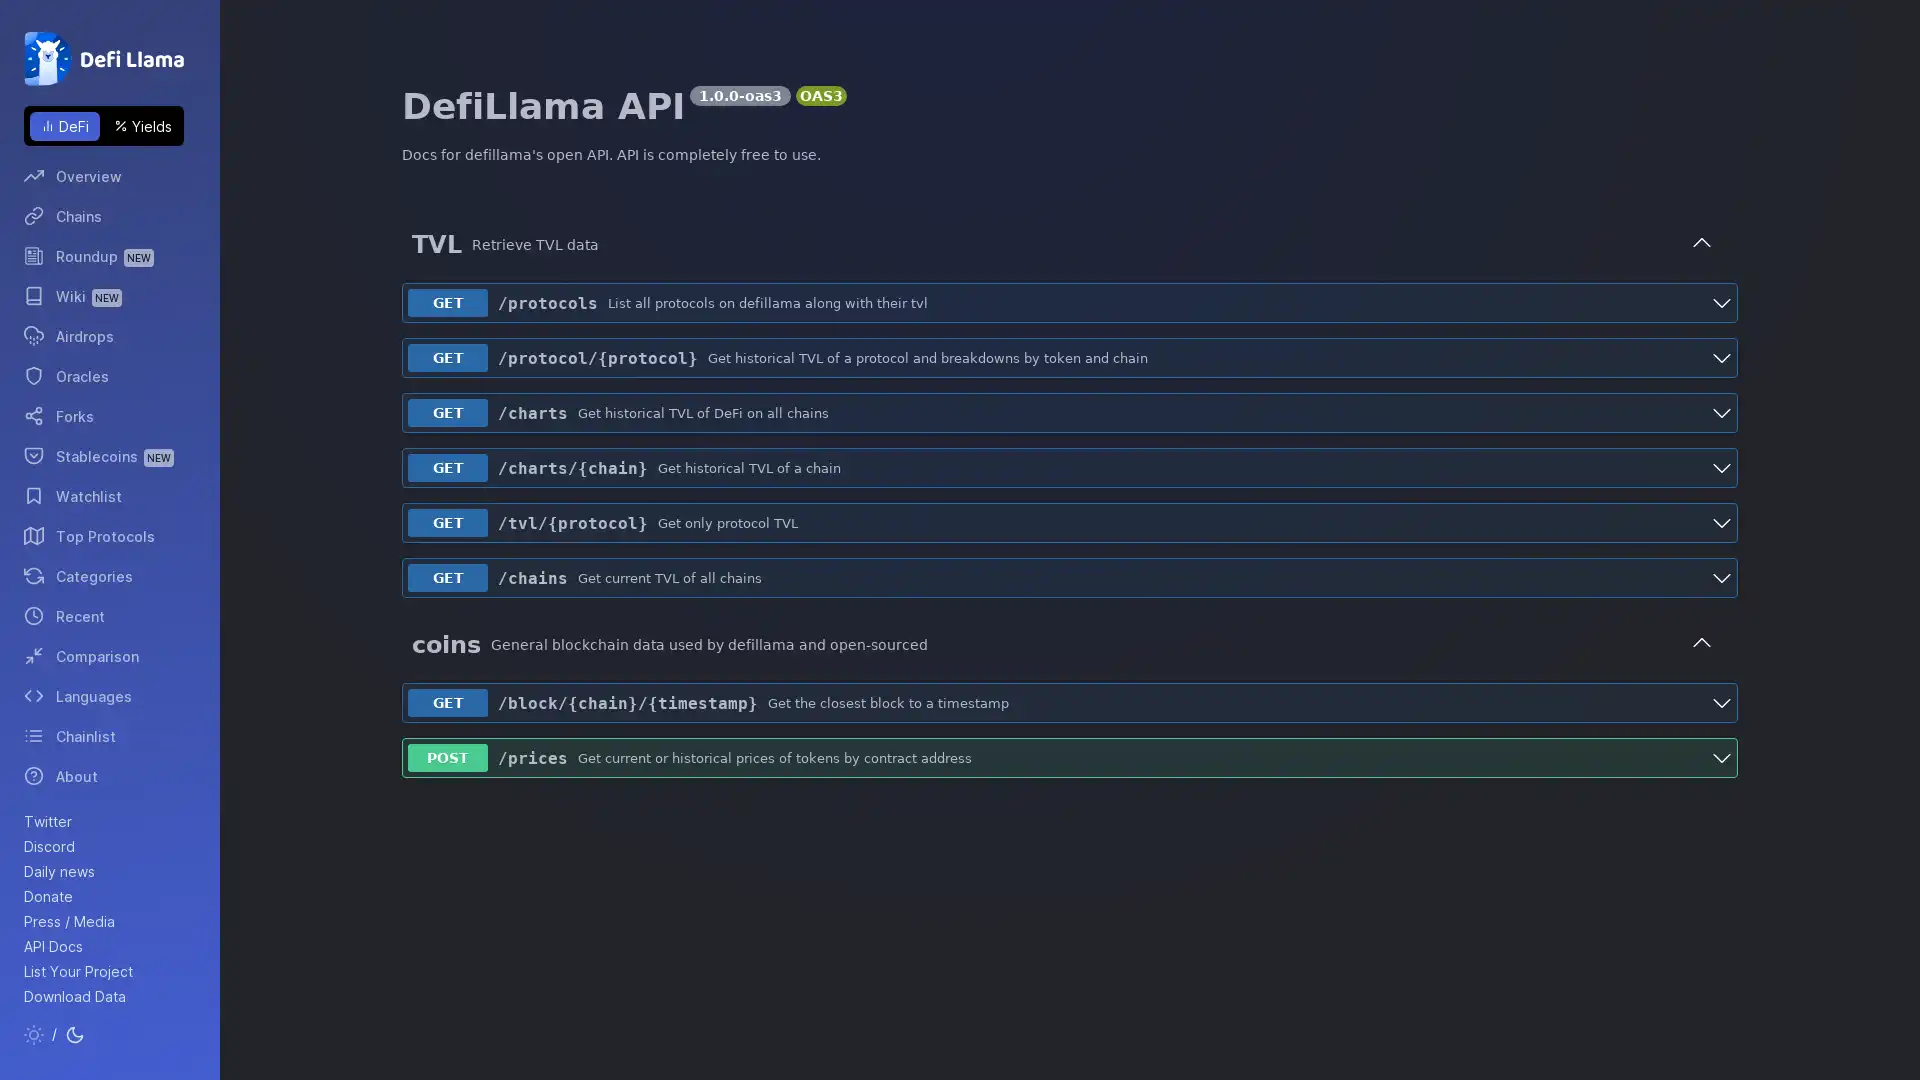 Image resolution: width=1920 pixels, height=1080 pixels. I want to click on get /protocols, so click(1069, 303).